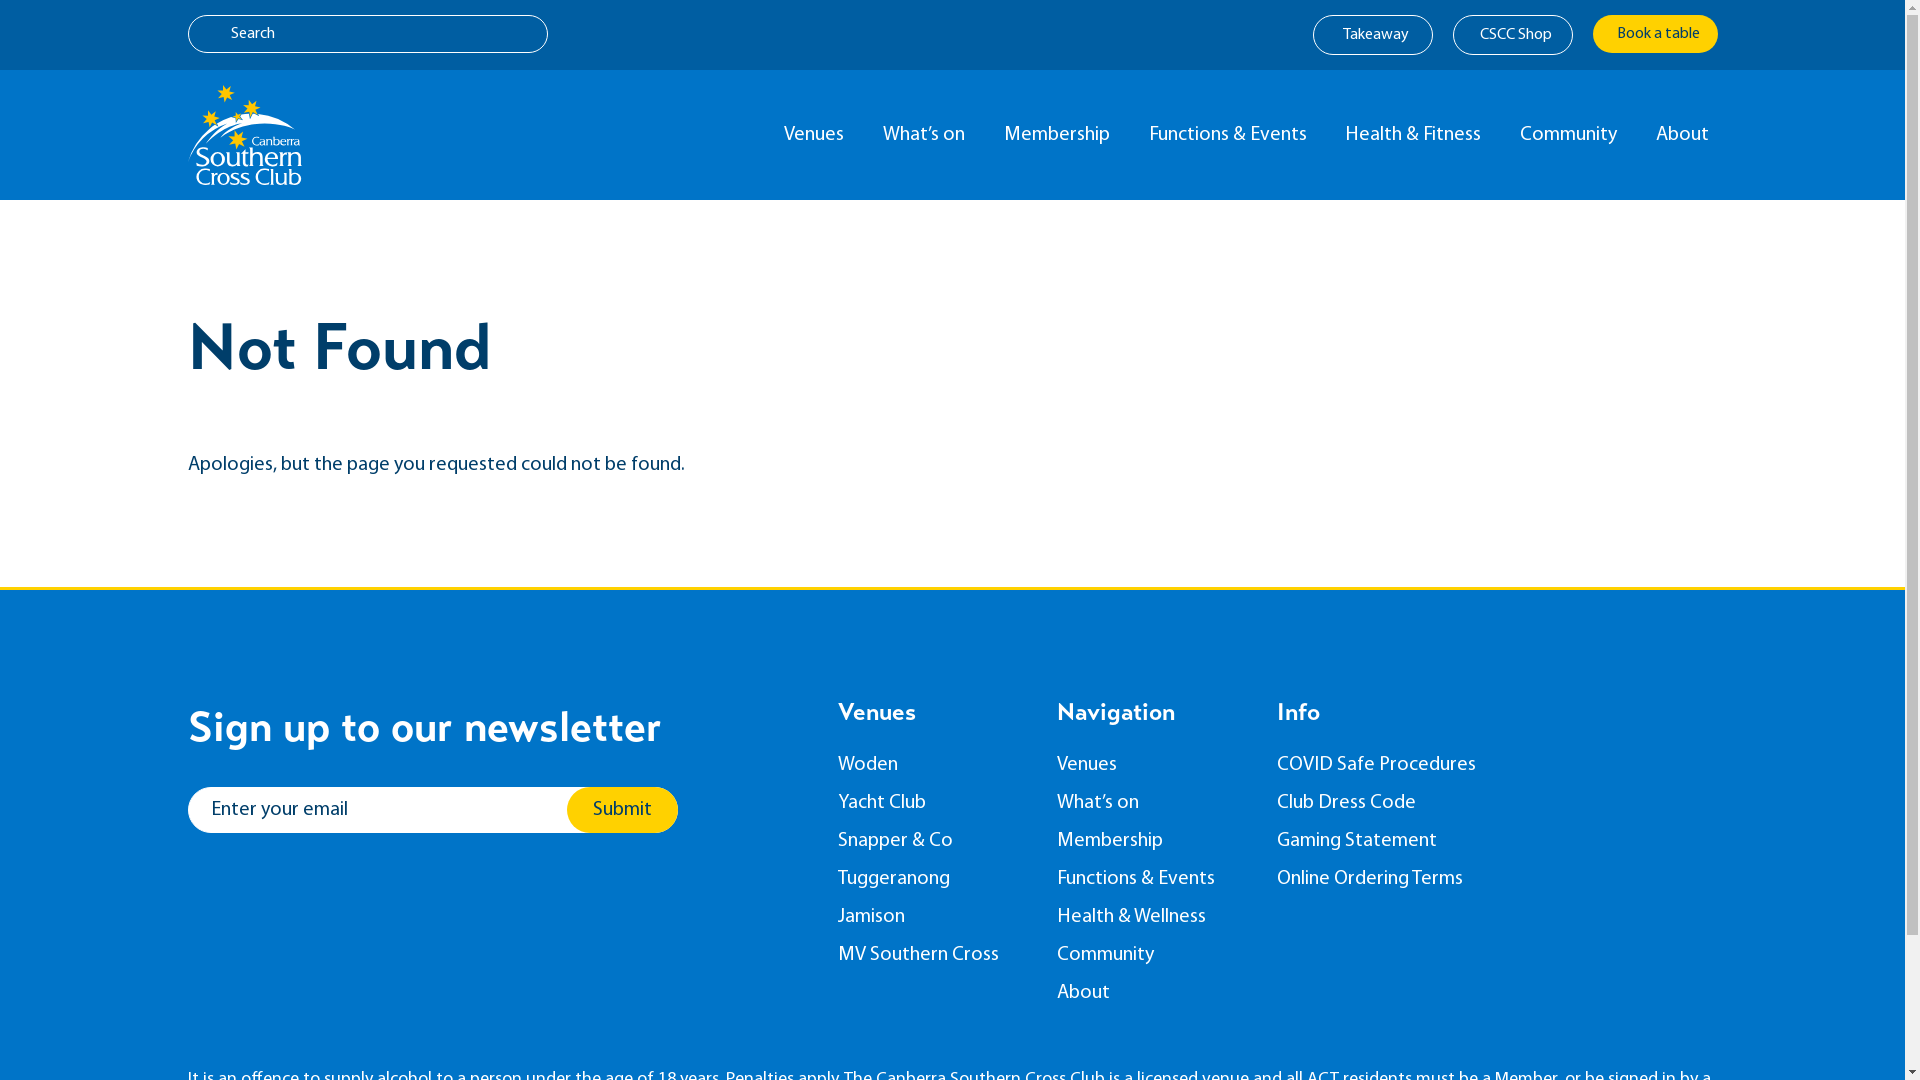  Describe the element at coordinates (1055, 878) in the screenshot. I see `'Functions & Events'` at that location.